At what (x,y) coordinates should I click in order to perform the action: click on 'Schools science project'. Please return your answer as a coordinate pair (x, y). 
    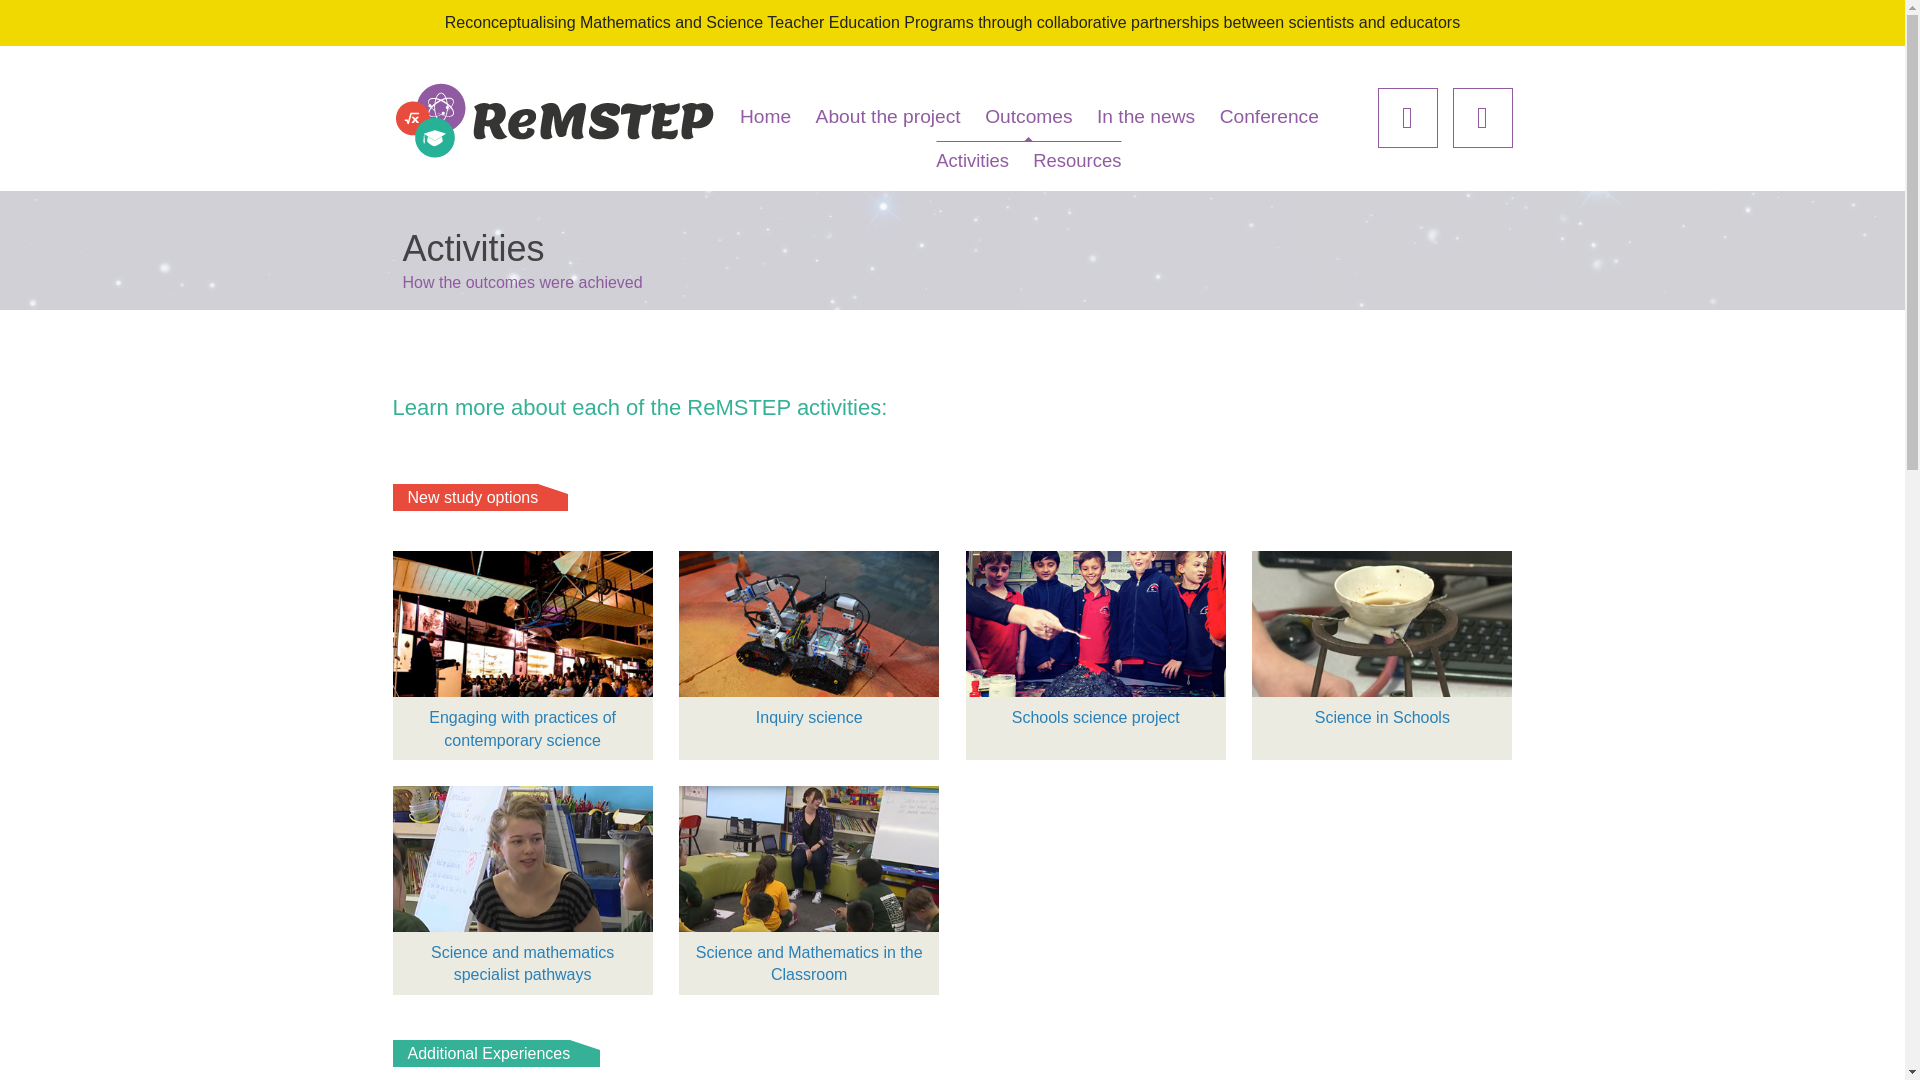
    Looking at the image, I should click on (1094, 644).